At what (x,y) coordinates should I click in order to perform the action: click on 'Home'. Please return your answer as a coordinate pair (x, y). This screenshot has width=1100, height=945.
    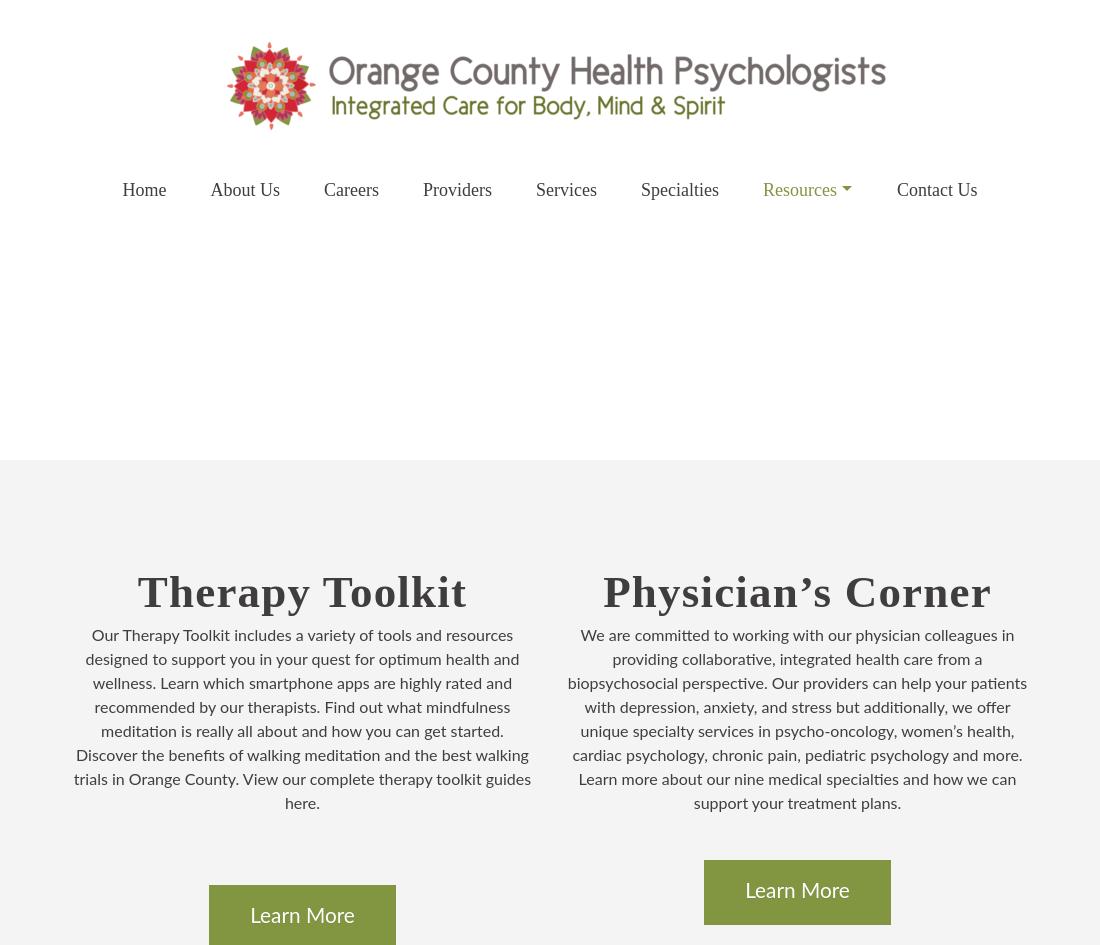
    Looking at the image, I should click on (121, 190).